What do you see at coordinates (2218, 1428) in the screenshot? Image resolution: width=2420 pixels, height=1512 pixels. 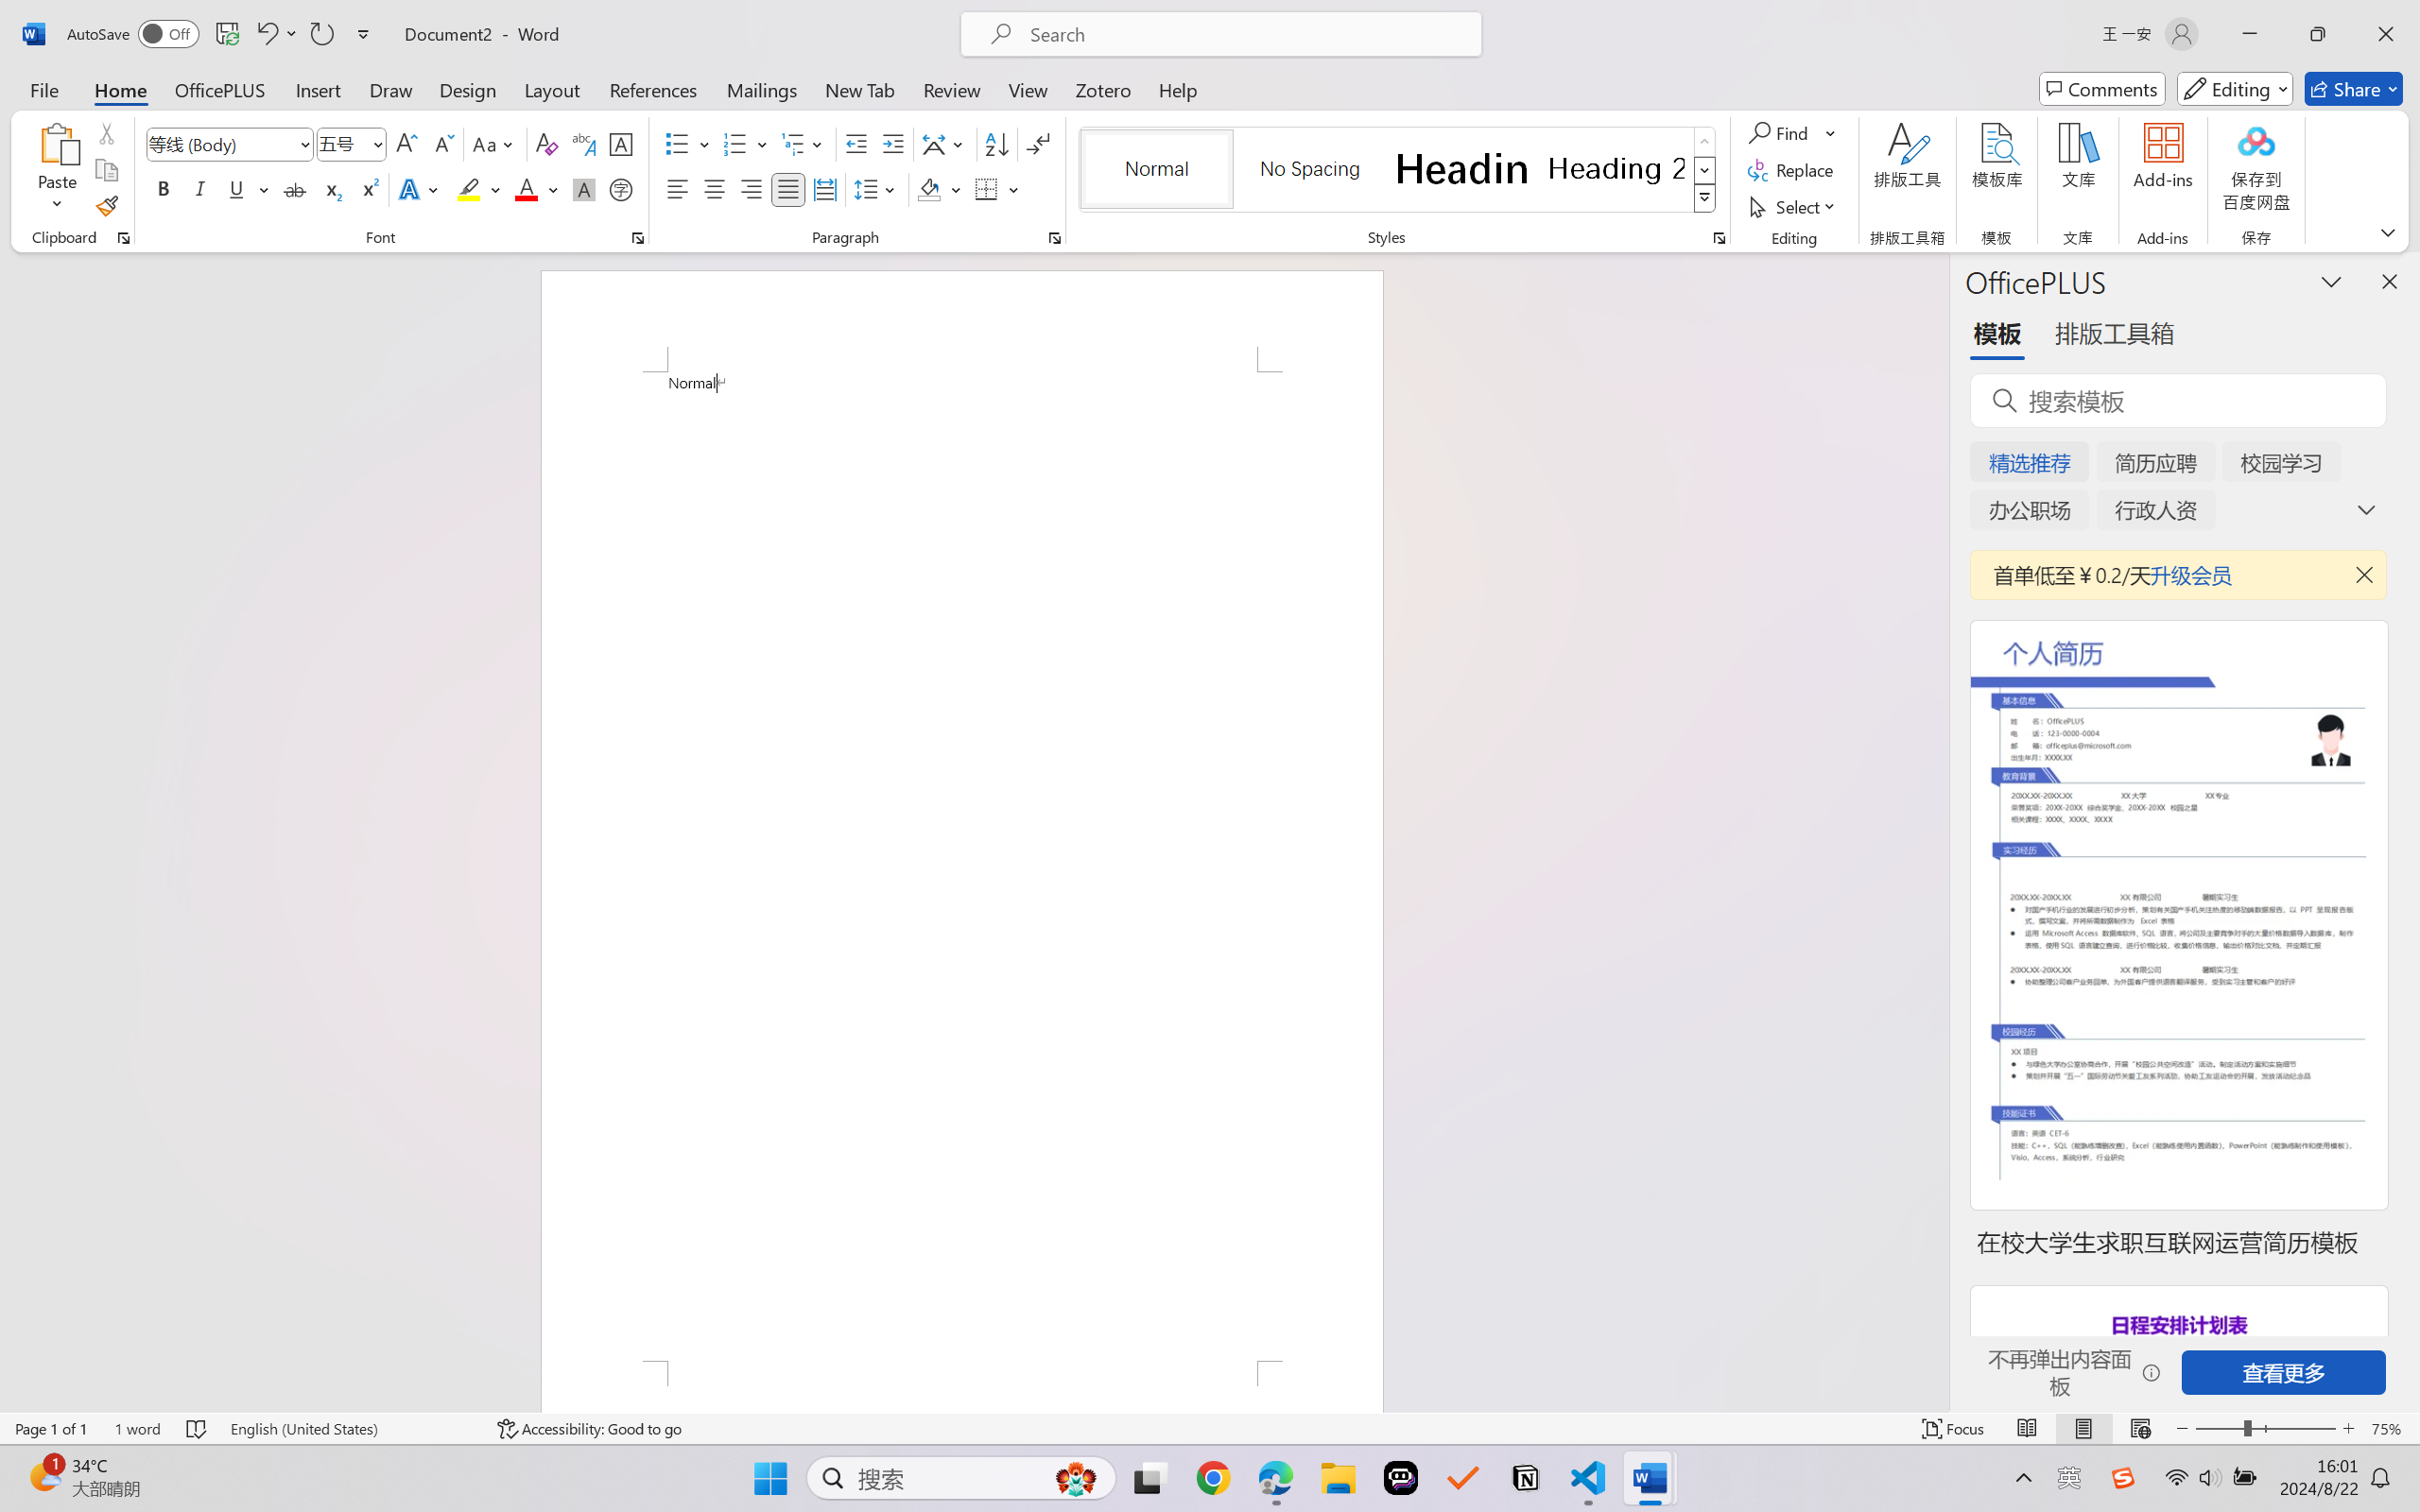 I see `'Zoom Out'` at bounding box center [2218, 1428].